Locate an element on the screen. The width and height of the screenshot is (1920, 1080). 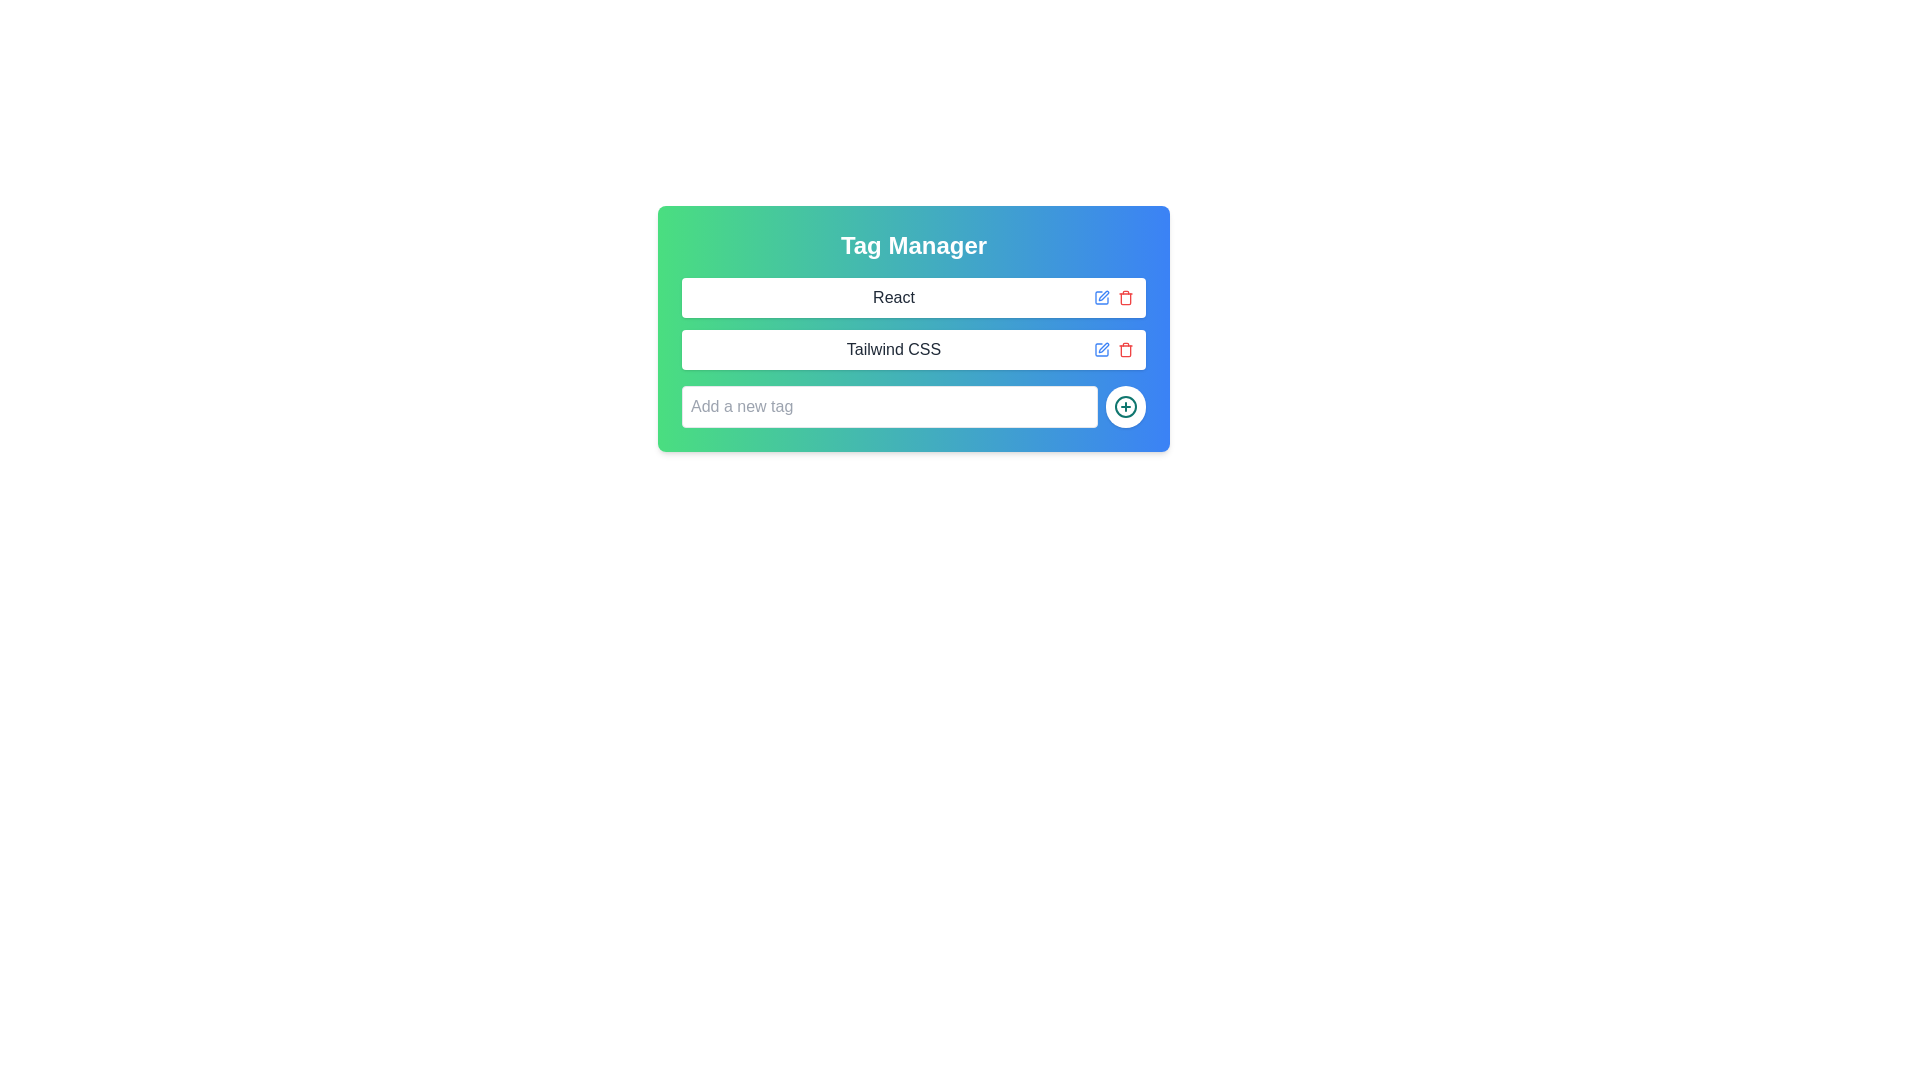
the pen-shaped vector graphic icon located within the 'Tag Manager' component UI, adjacent to the 'React' tag entry field's edit button is located at coordinates (1103, 346).